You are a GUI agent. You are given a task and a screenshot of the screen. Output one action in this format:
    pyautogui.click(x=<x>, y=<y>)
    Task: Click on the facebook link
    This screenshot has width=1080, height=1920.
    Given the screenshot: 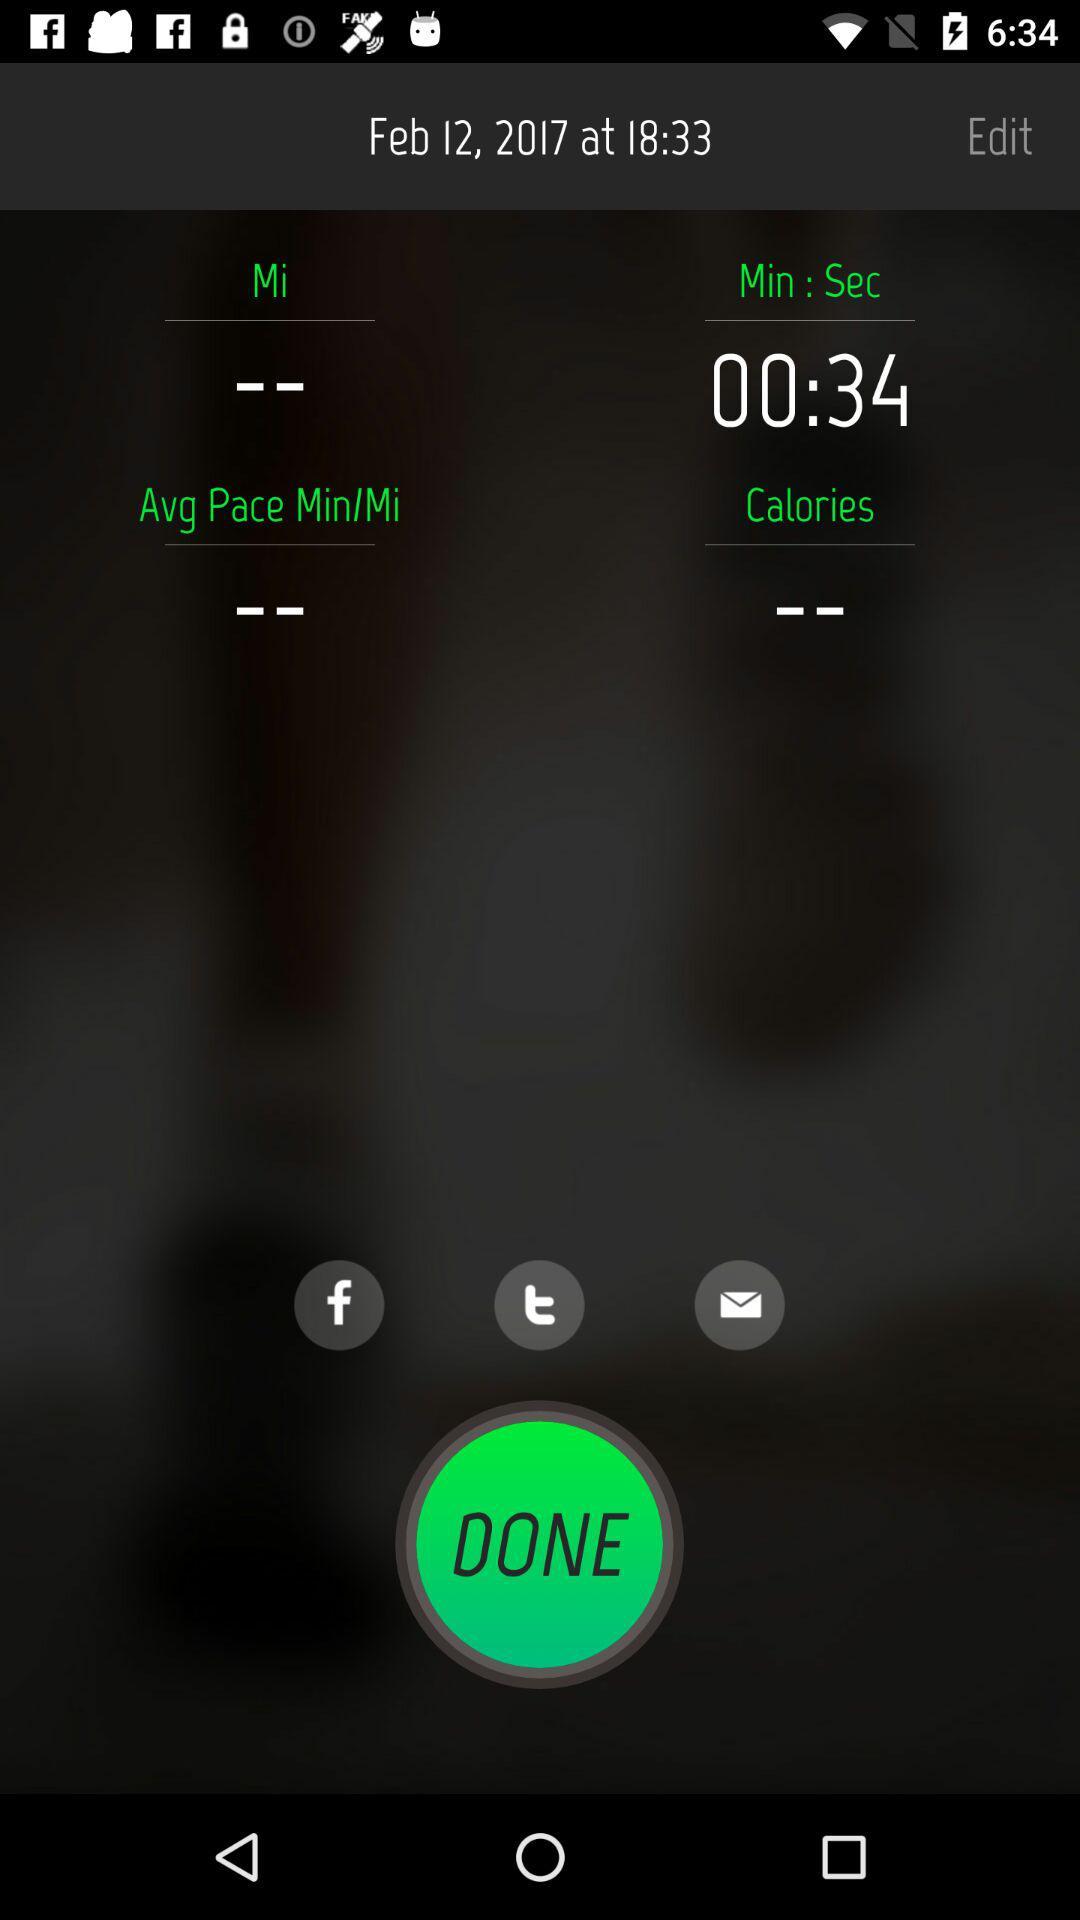 What is the action you would take?
    pyautogui.click(x=338, y=1305)
    